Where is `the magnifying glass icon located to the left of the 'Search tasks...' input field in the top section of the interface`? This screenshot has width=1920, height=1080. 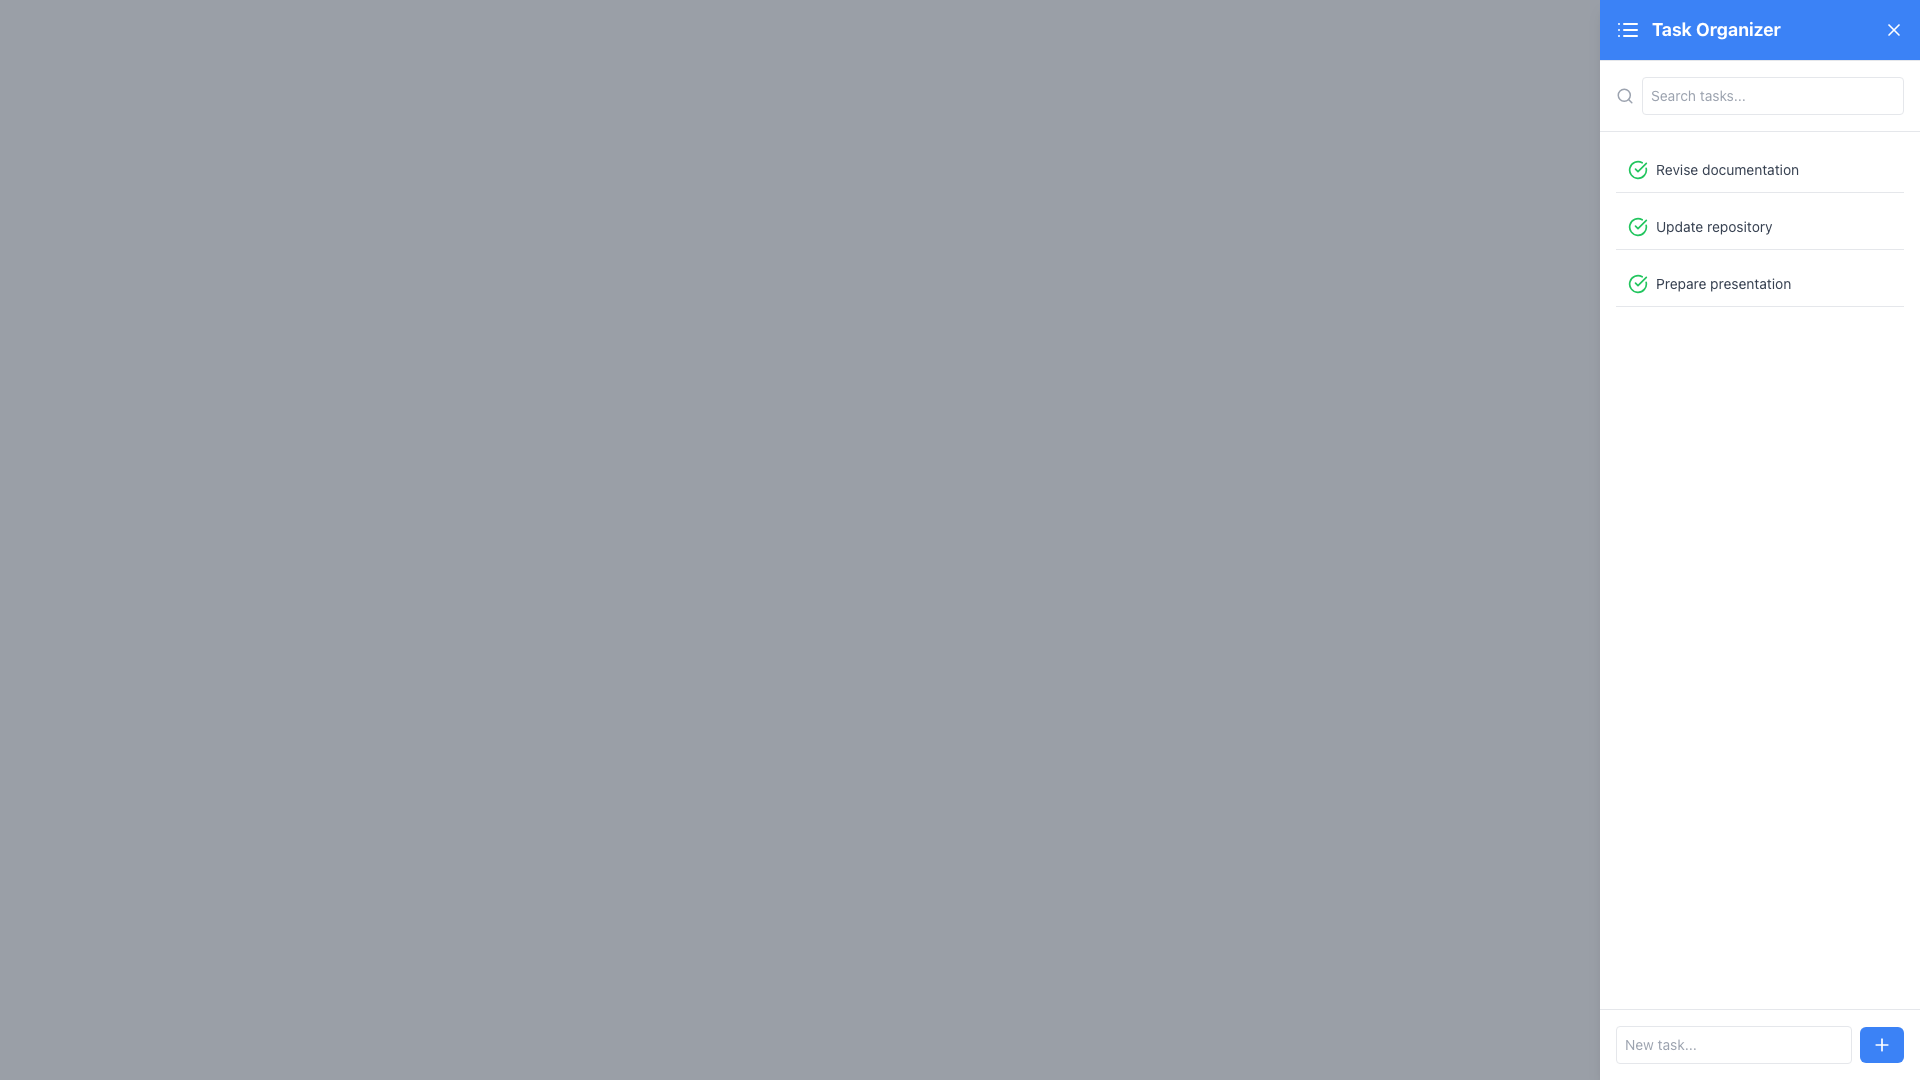
the magnifying glass icon located to the left of the 'Search tasks...' input field in the top section of the interface is located at coordinates (1625, 96).